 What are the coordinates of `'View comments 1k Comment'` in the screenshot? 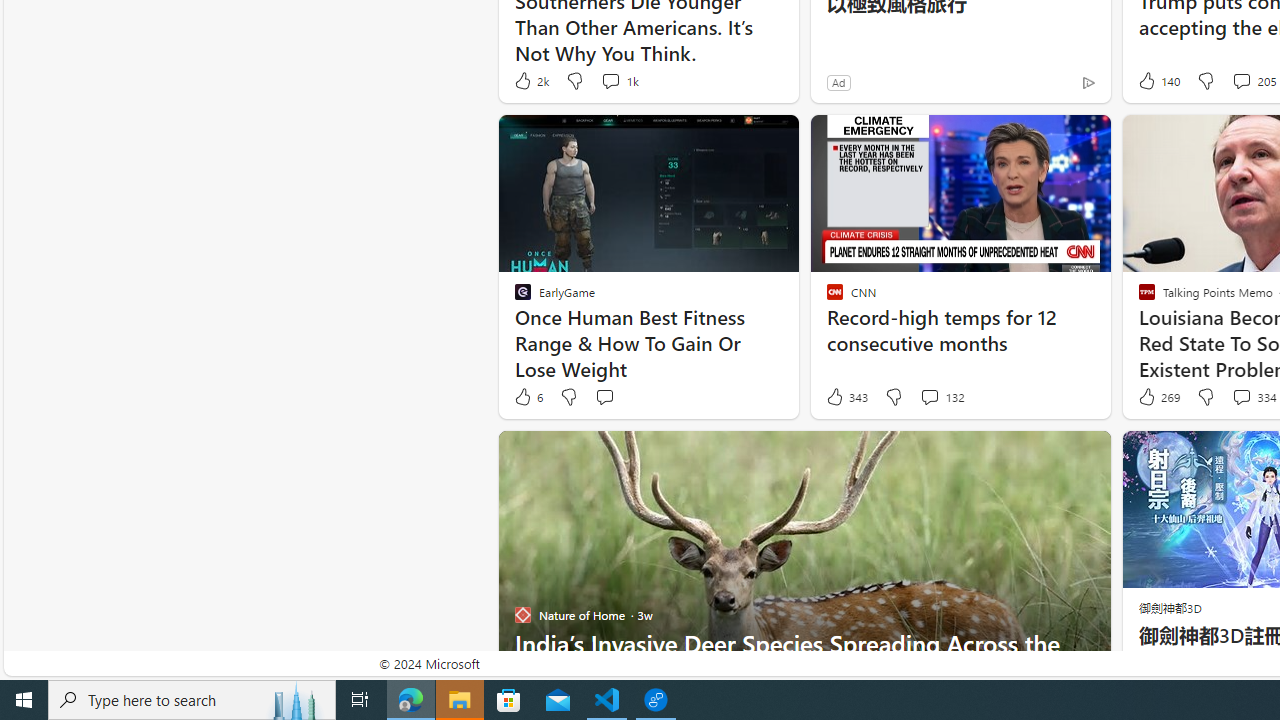 It's located at (617, 80).